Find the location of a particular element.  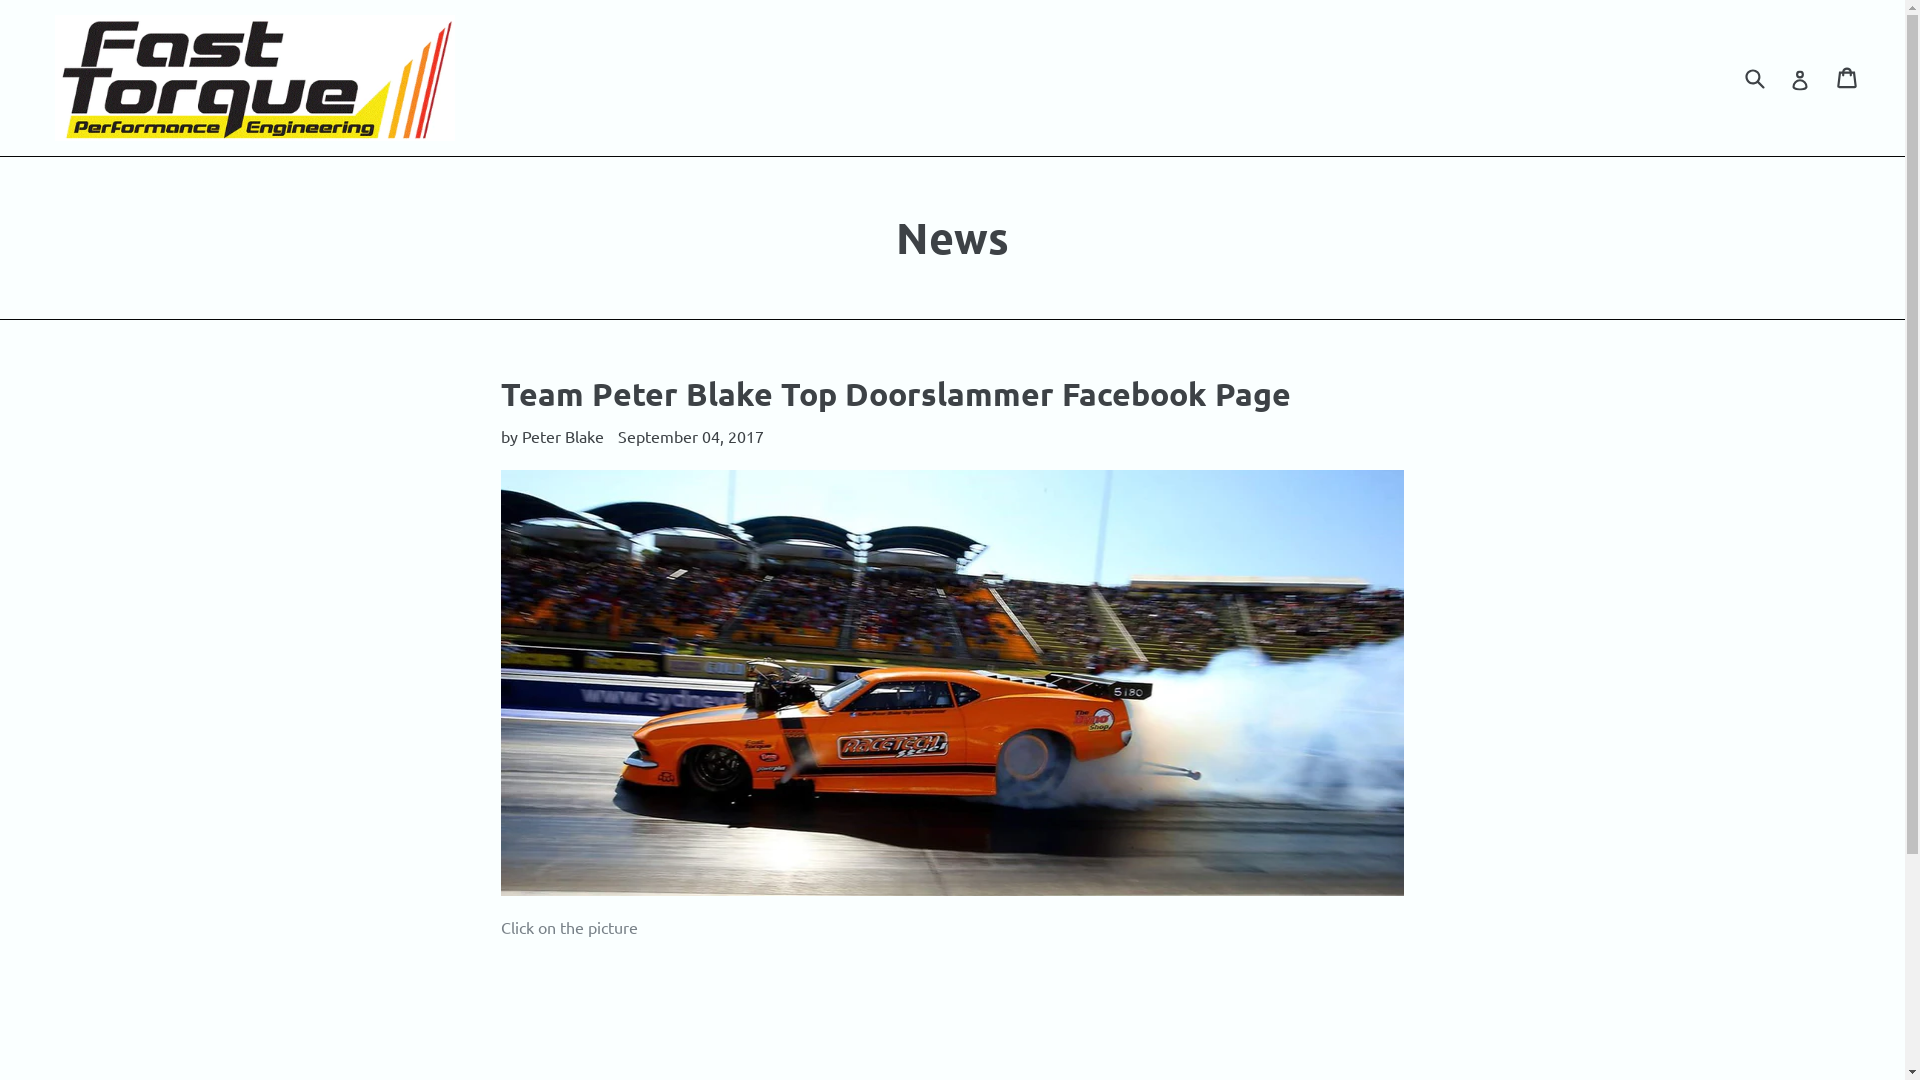

'Cart is located at coordinates (1847, 76).